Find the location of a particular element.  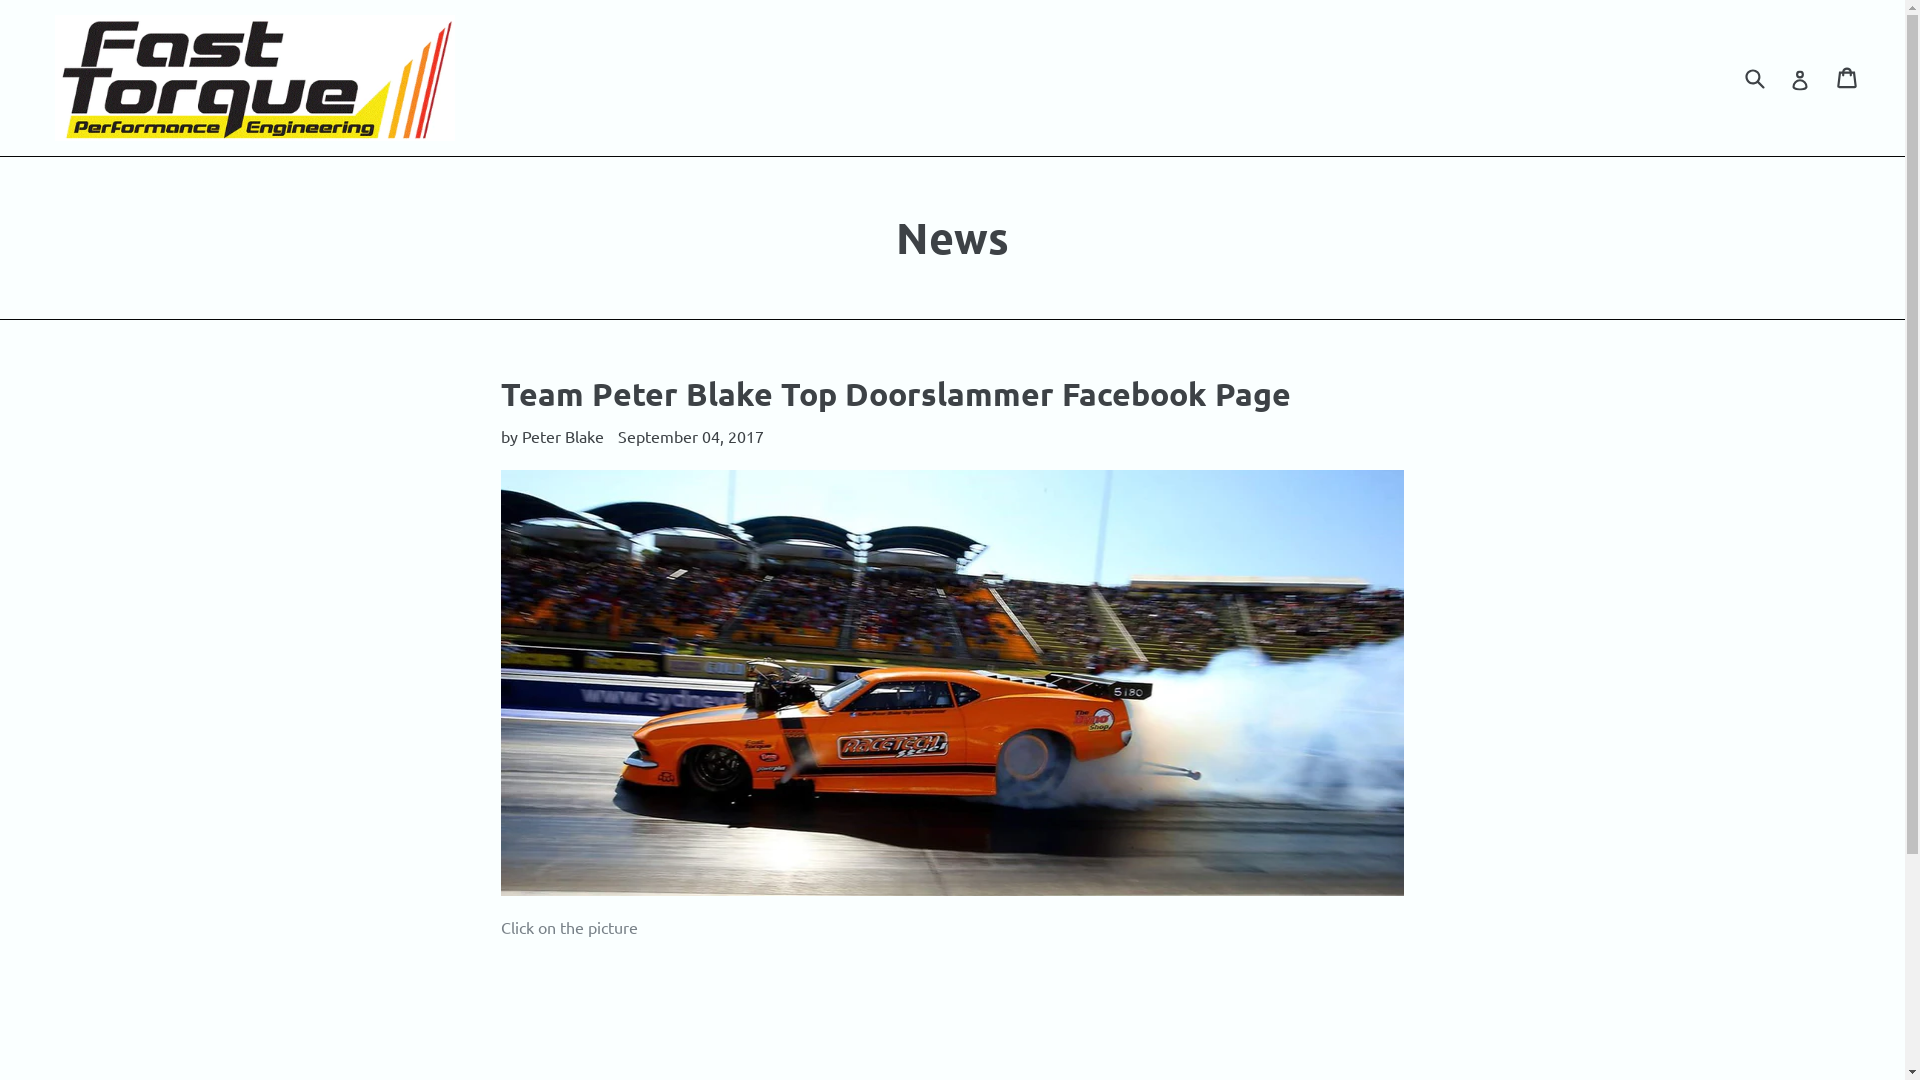

'Cart is located at coordinates (1847, 76).